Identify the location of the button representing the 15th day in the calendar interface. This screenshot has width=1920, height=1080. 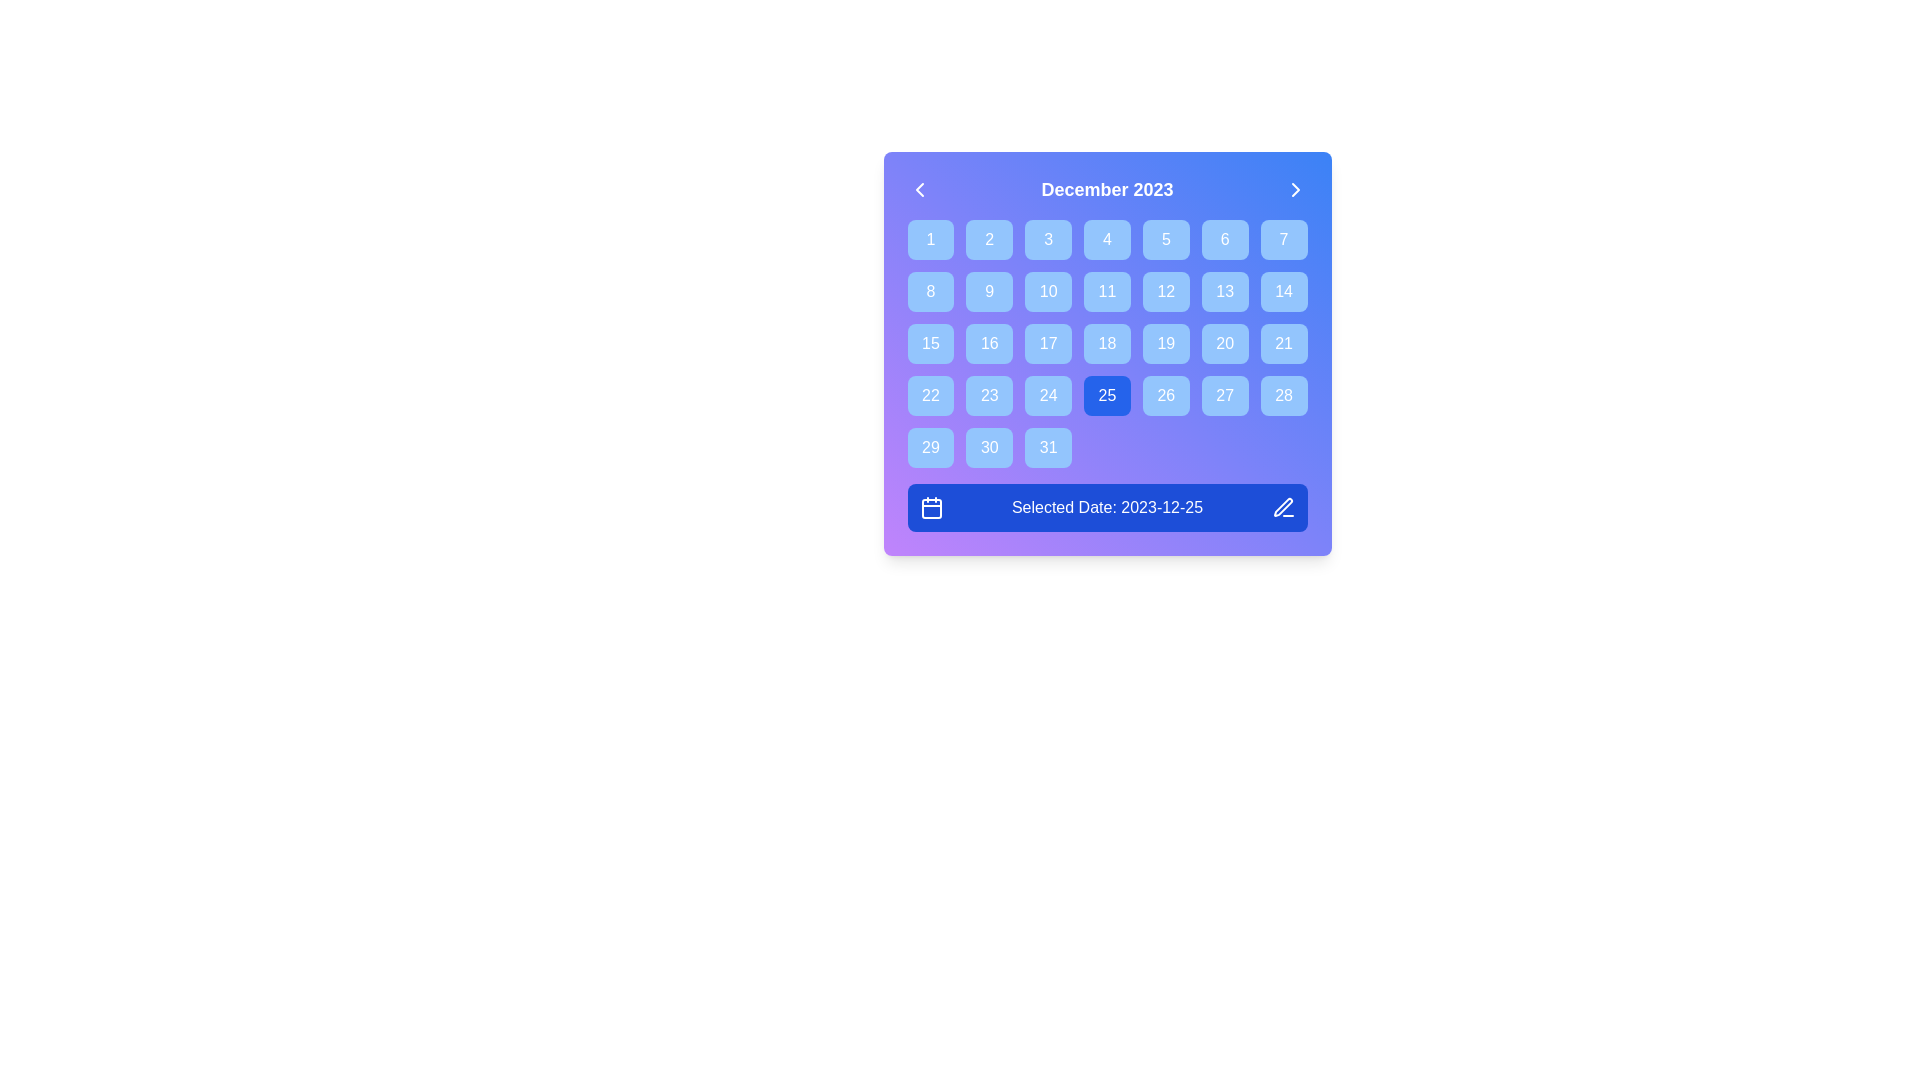
(930, 342).